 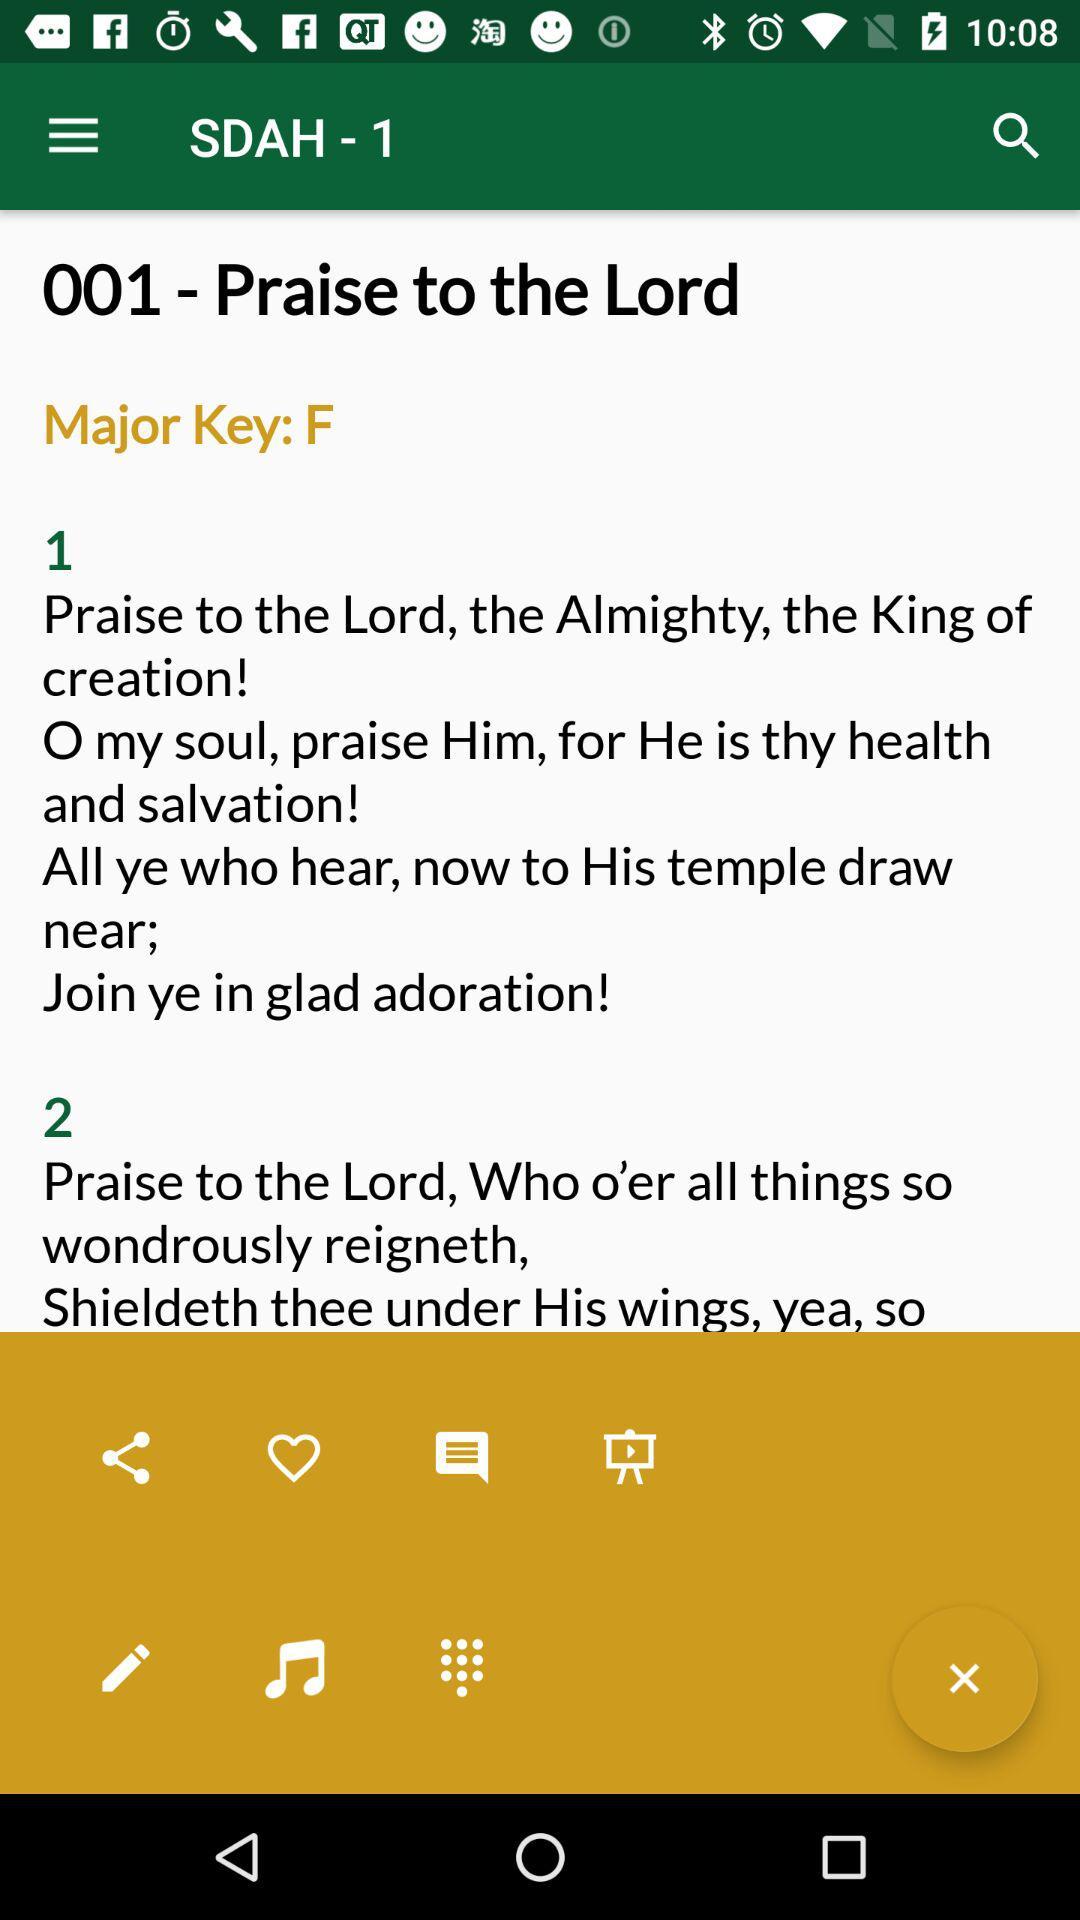 What do you see at coordinates (540, 1022) in the screenshot?
I see `001 praise to` at bounding box center [540, 1022].